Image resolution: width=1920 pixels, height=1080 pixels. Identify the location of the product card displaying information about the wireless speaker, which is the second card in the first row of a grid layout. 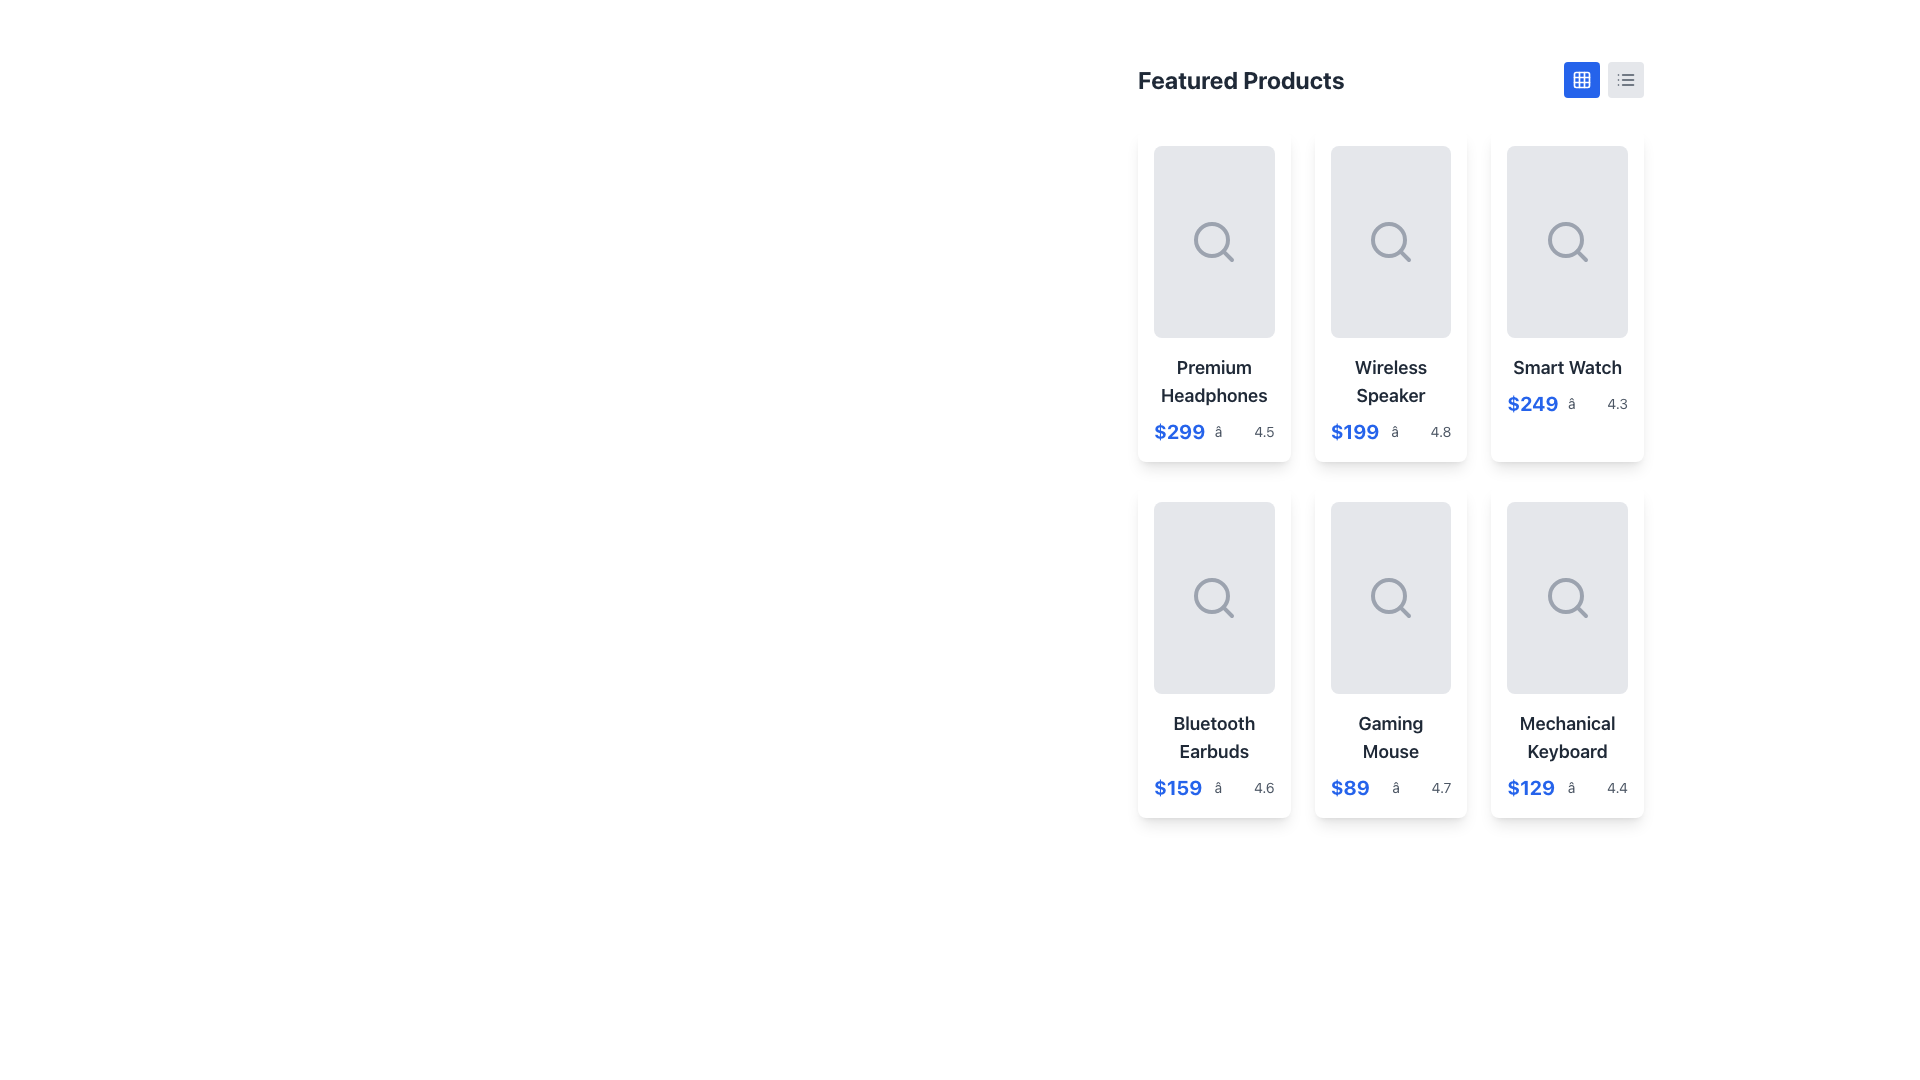
(1390, 296).